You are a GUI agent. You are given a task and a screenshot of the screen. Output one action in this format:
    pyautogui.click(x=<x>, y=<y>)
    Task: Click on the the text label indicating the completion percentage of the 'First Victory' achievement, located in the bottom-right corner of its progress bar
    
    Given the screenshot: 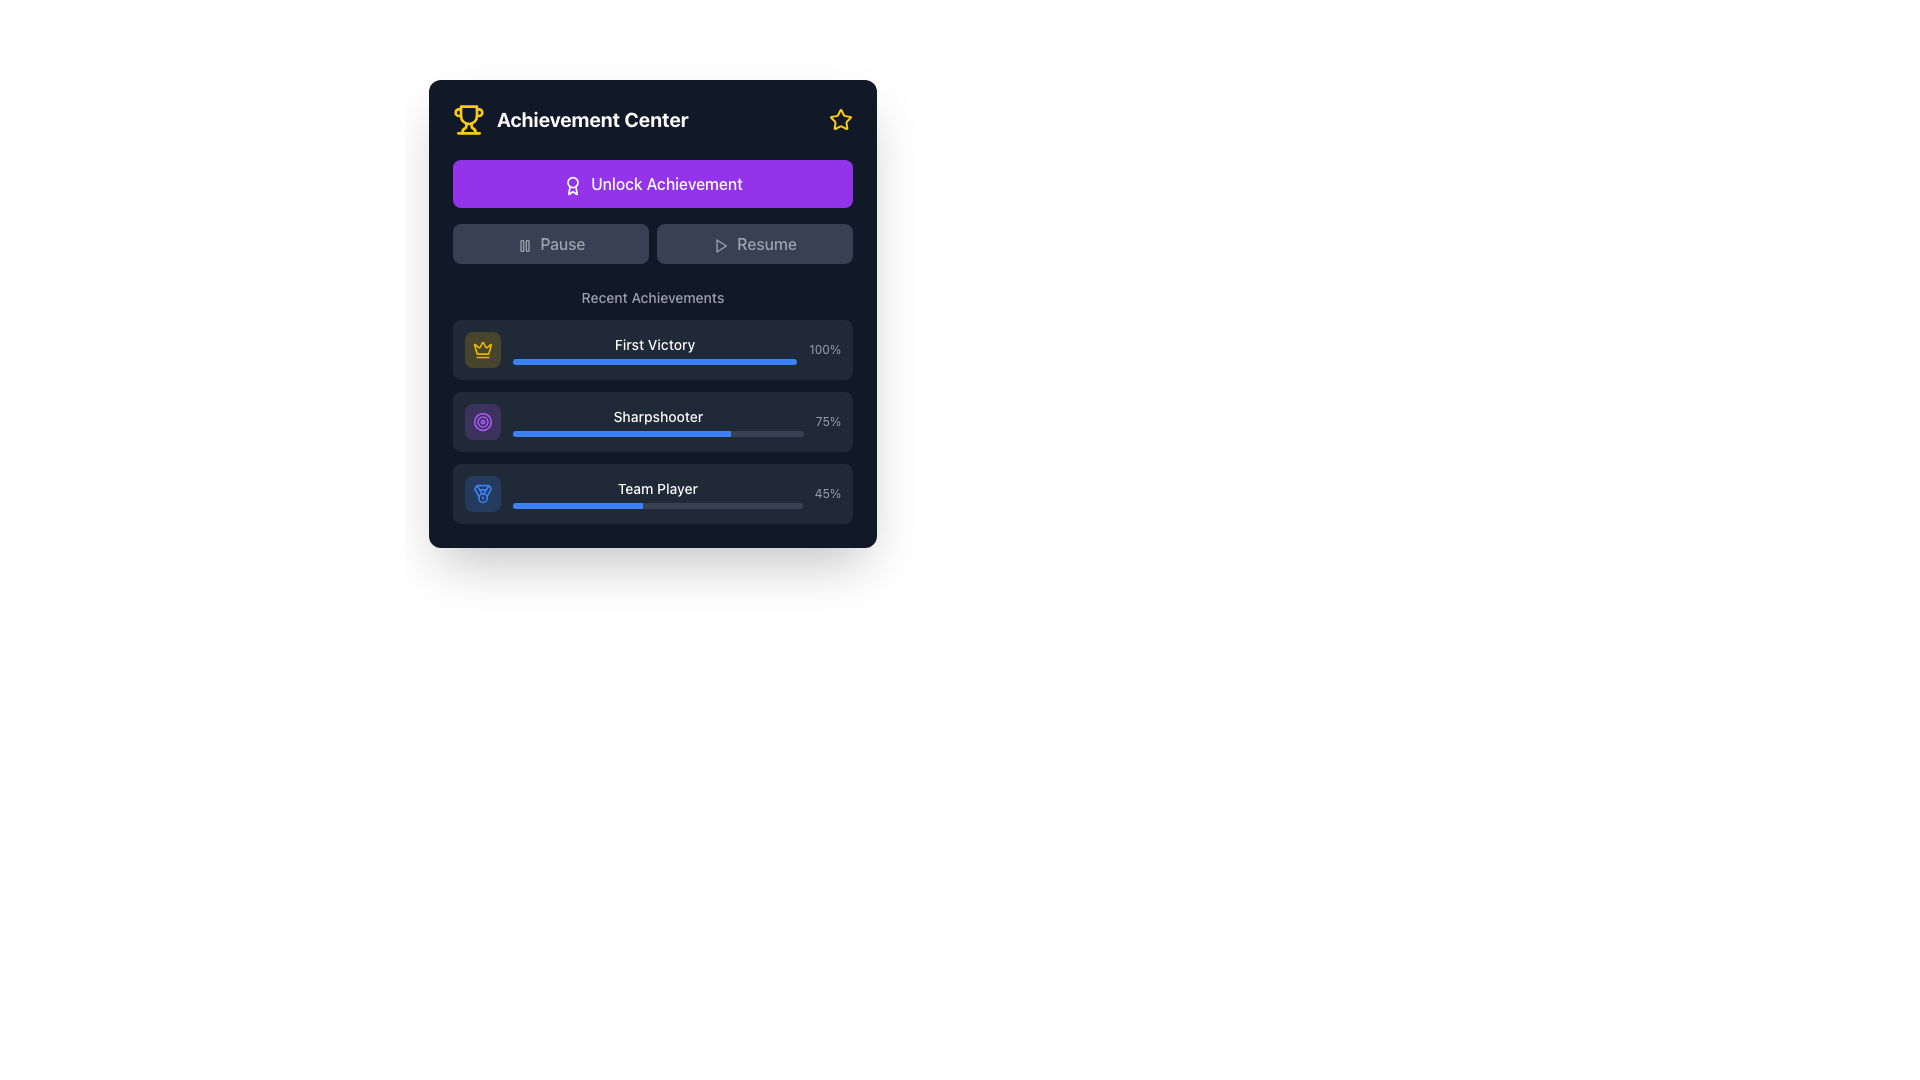 What is the action you would take?
    pyautogui.click(x=825, y=349)
    